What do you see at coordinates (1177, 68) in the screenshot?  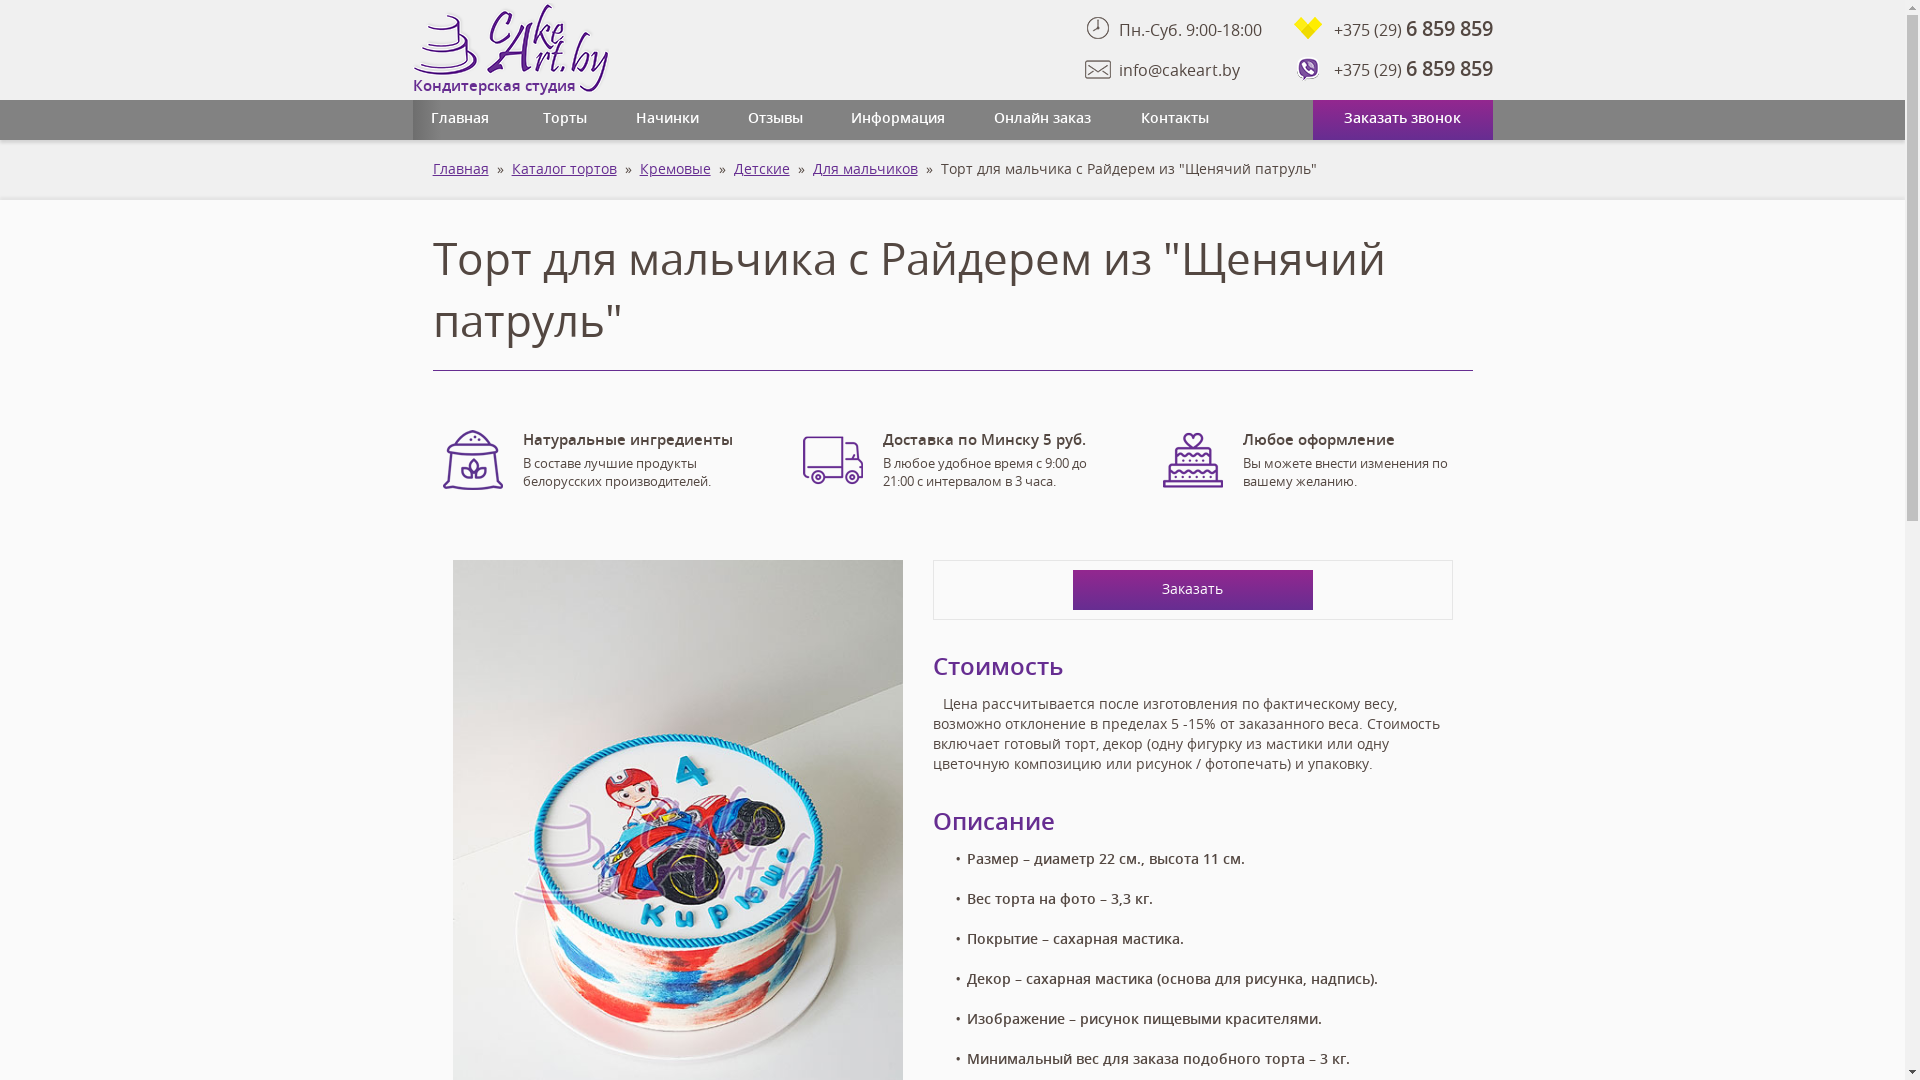 I see `'info@cakeart.by'` at bounding box center [1177, 68].